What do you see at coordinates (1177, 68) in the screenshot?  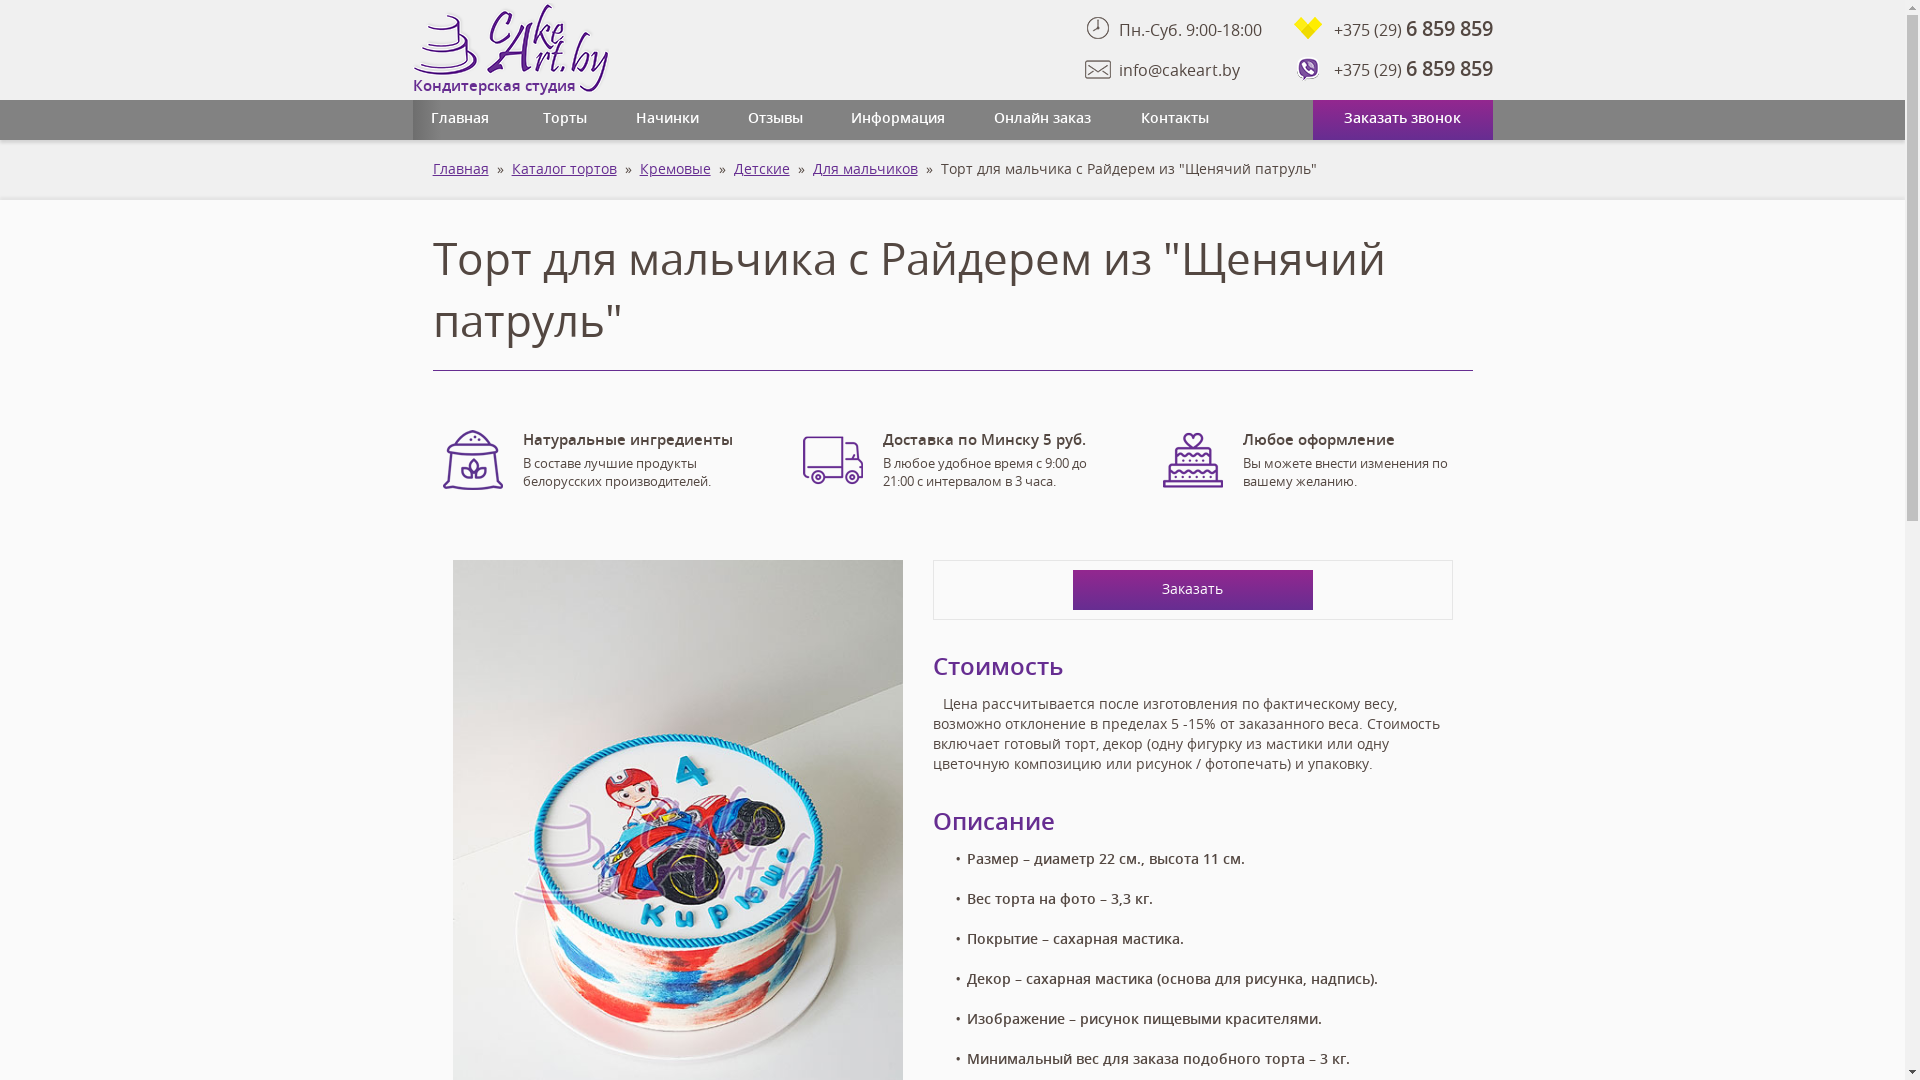 I see `'info@cakeart.by'` at bounding box center [1177, 68].